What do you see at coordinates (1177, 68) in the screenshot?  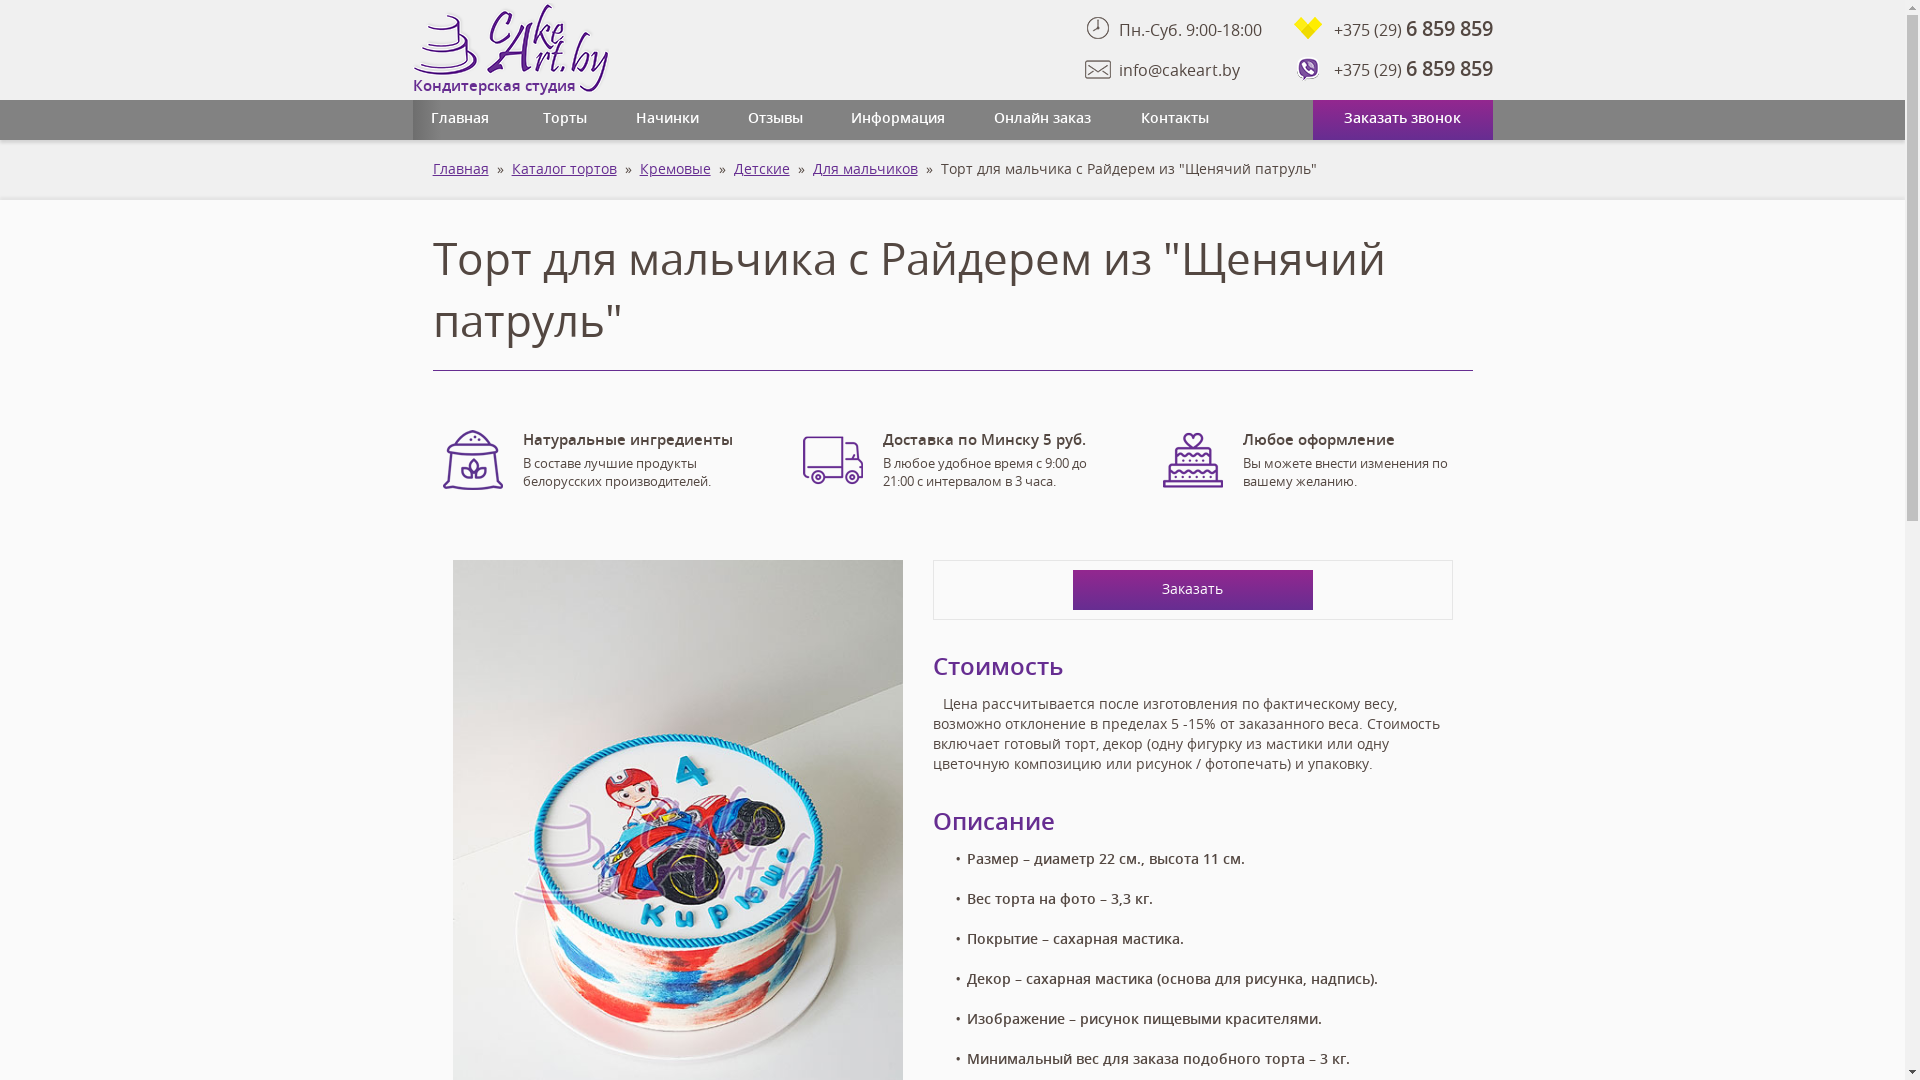 I see `'info@cakeart.by'` at bounding box center [1177, 68].